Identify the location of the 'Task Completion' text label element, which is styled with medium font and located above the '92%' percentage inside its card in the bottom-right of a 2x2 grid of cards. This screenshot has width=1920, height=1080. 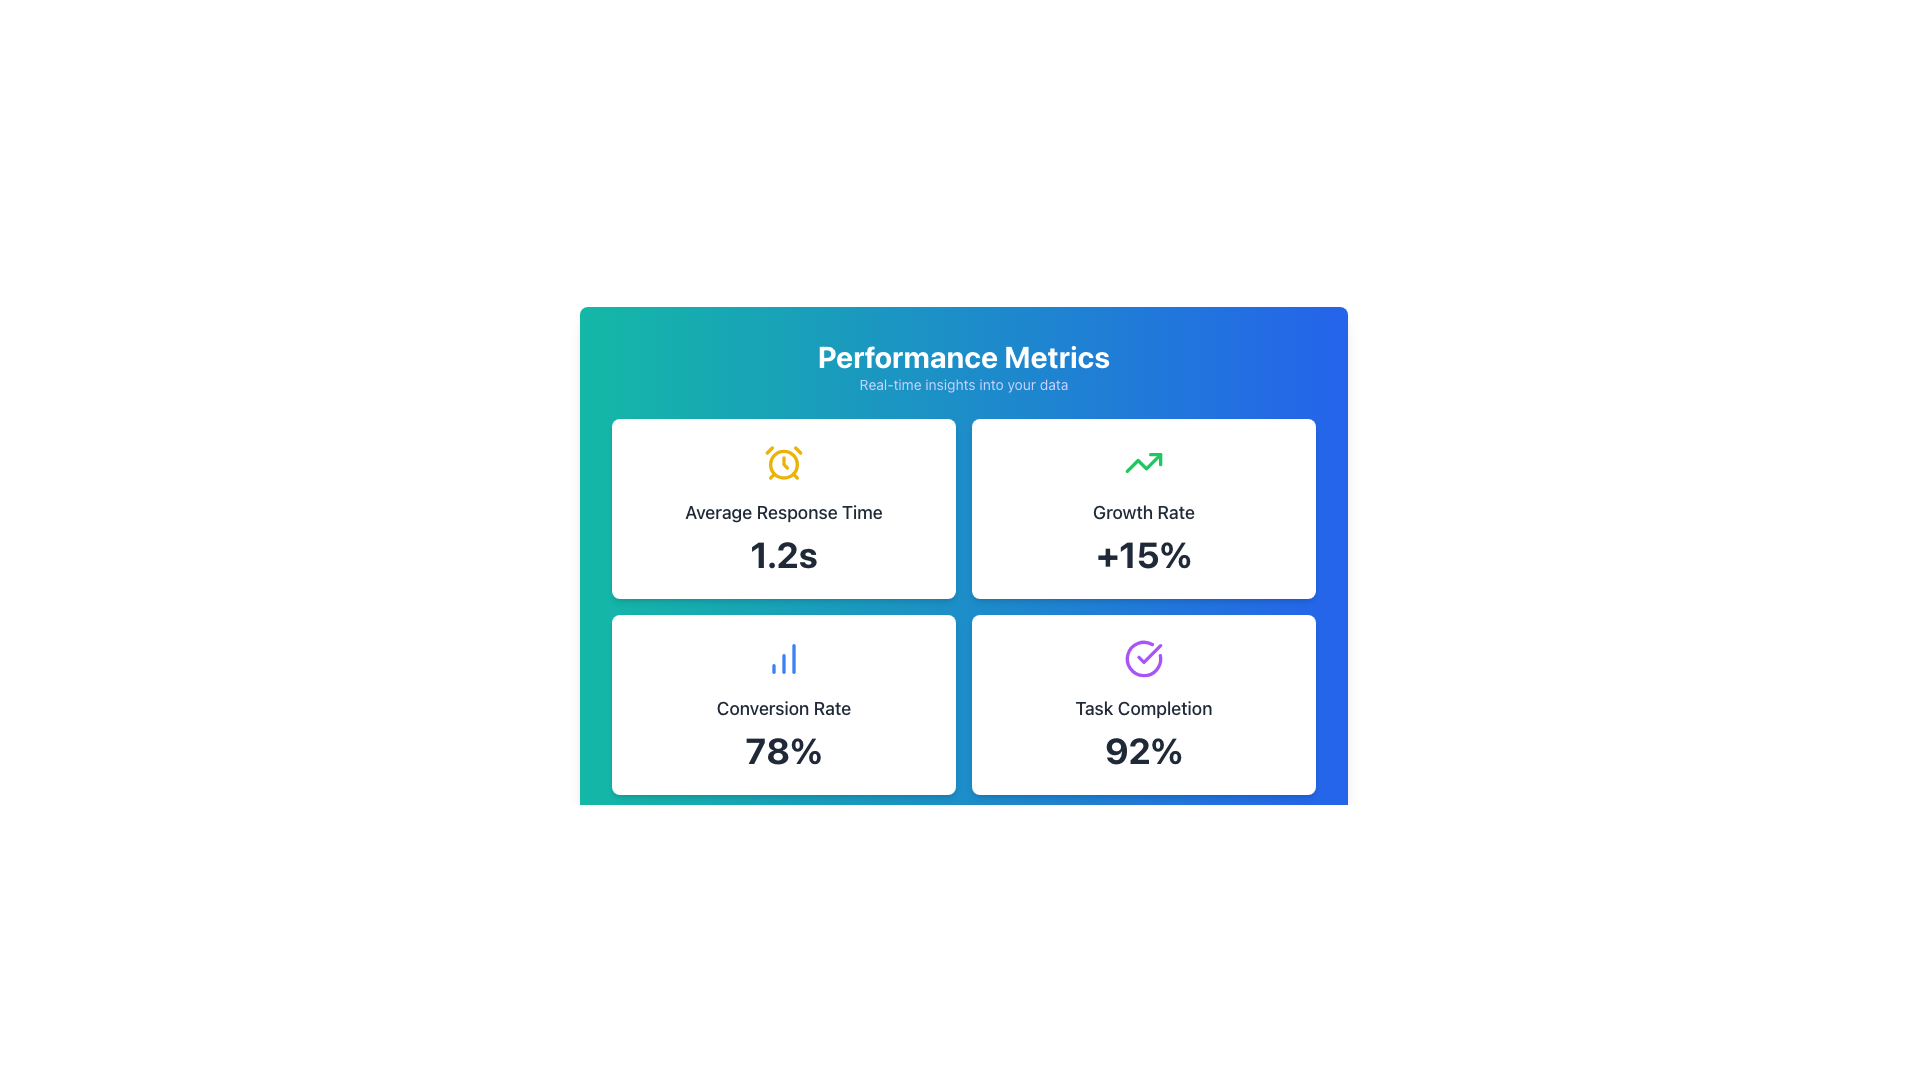
(1143, 708).